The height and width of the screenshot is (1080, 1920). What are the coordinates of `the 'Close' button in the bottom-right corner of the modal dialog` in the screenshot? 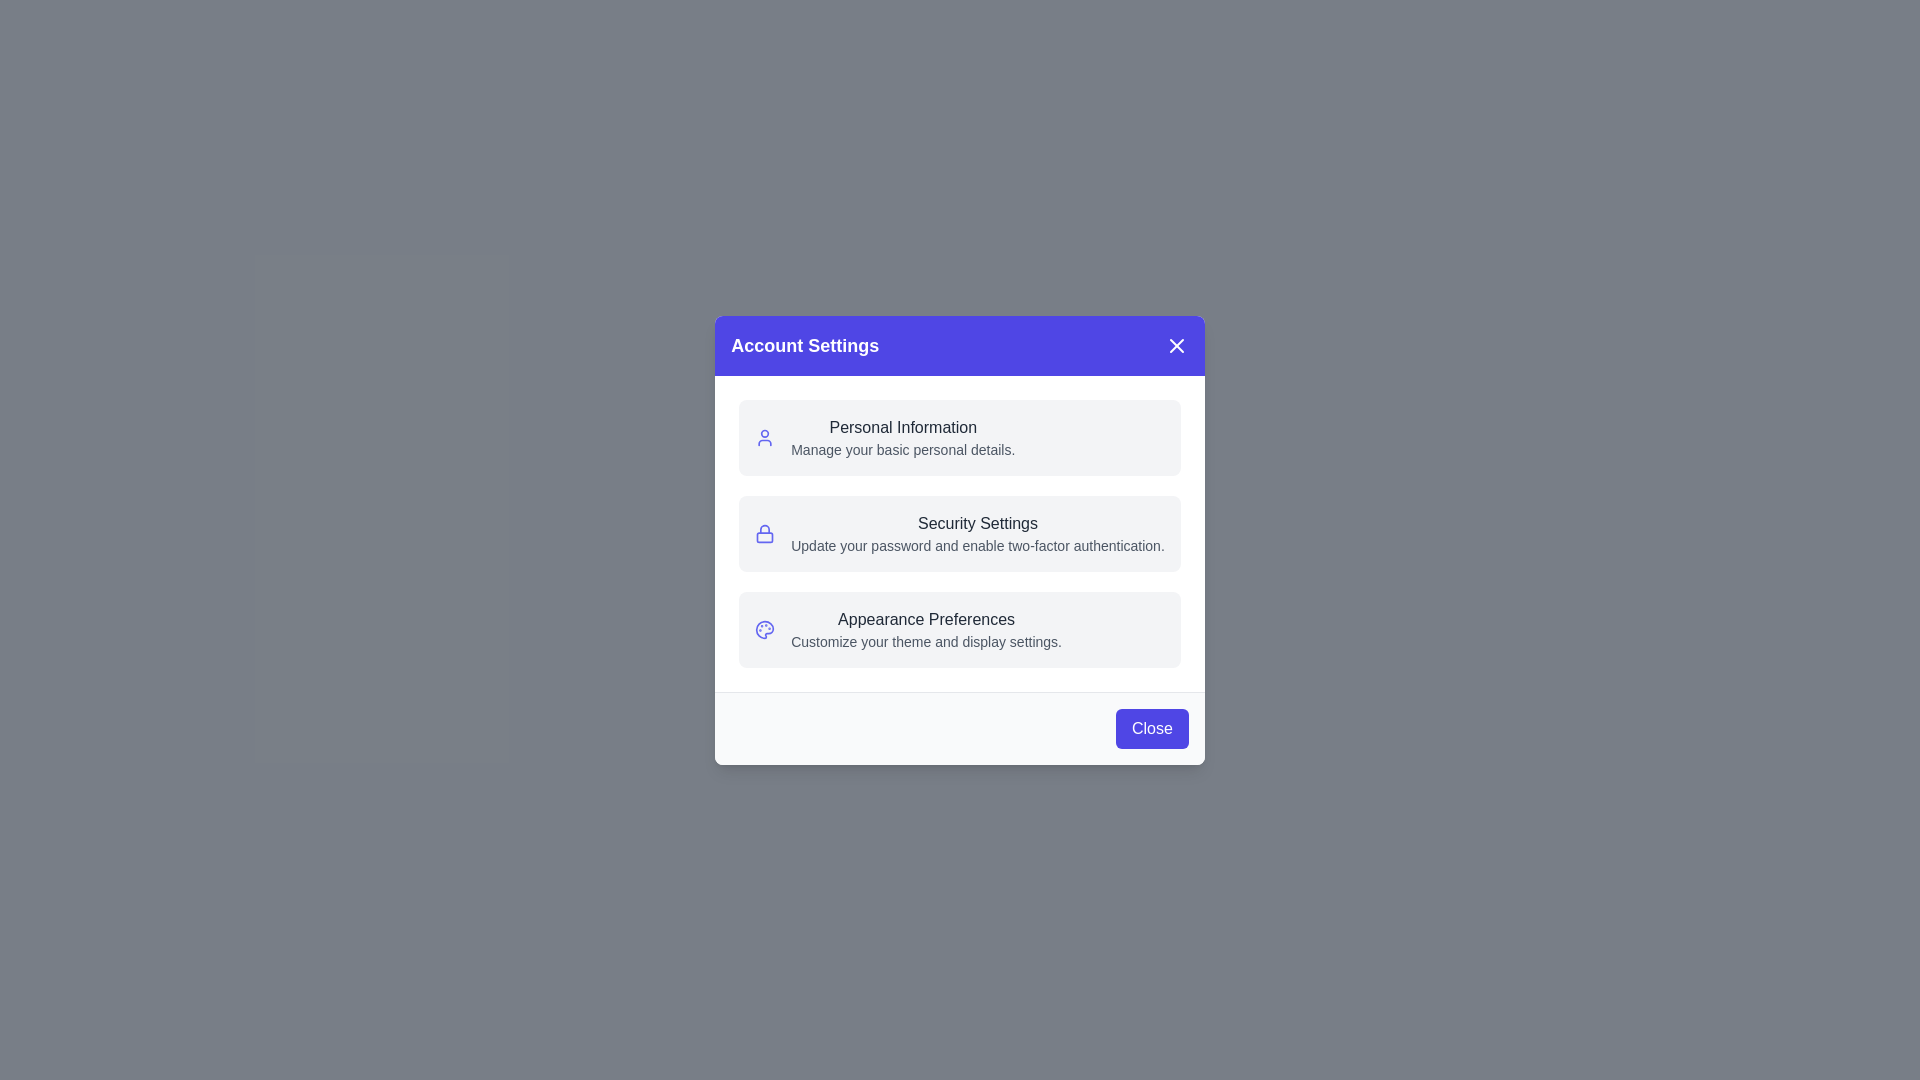 It's located at (1152, 728).